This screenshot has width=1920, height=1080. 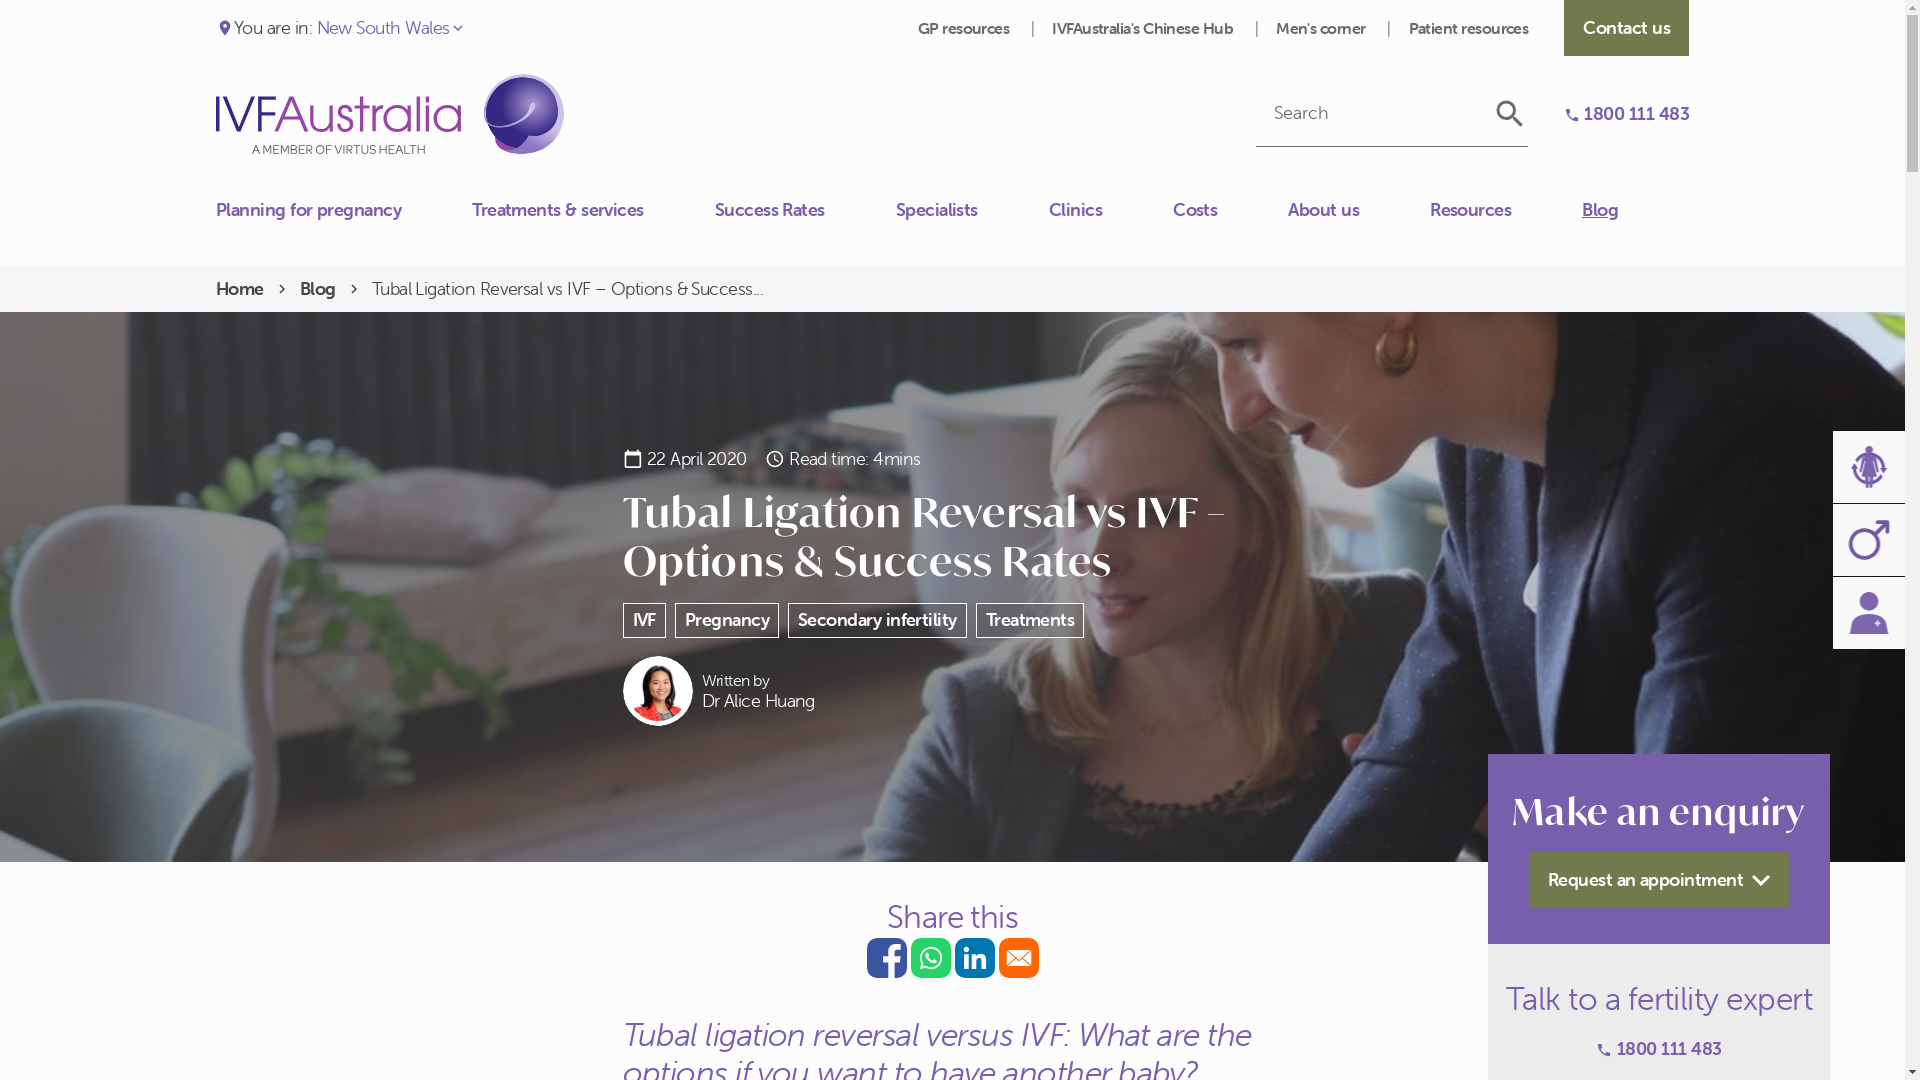 I want to click on 'Request an appointment', so click(x=1659, y=878).